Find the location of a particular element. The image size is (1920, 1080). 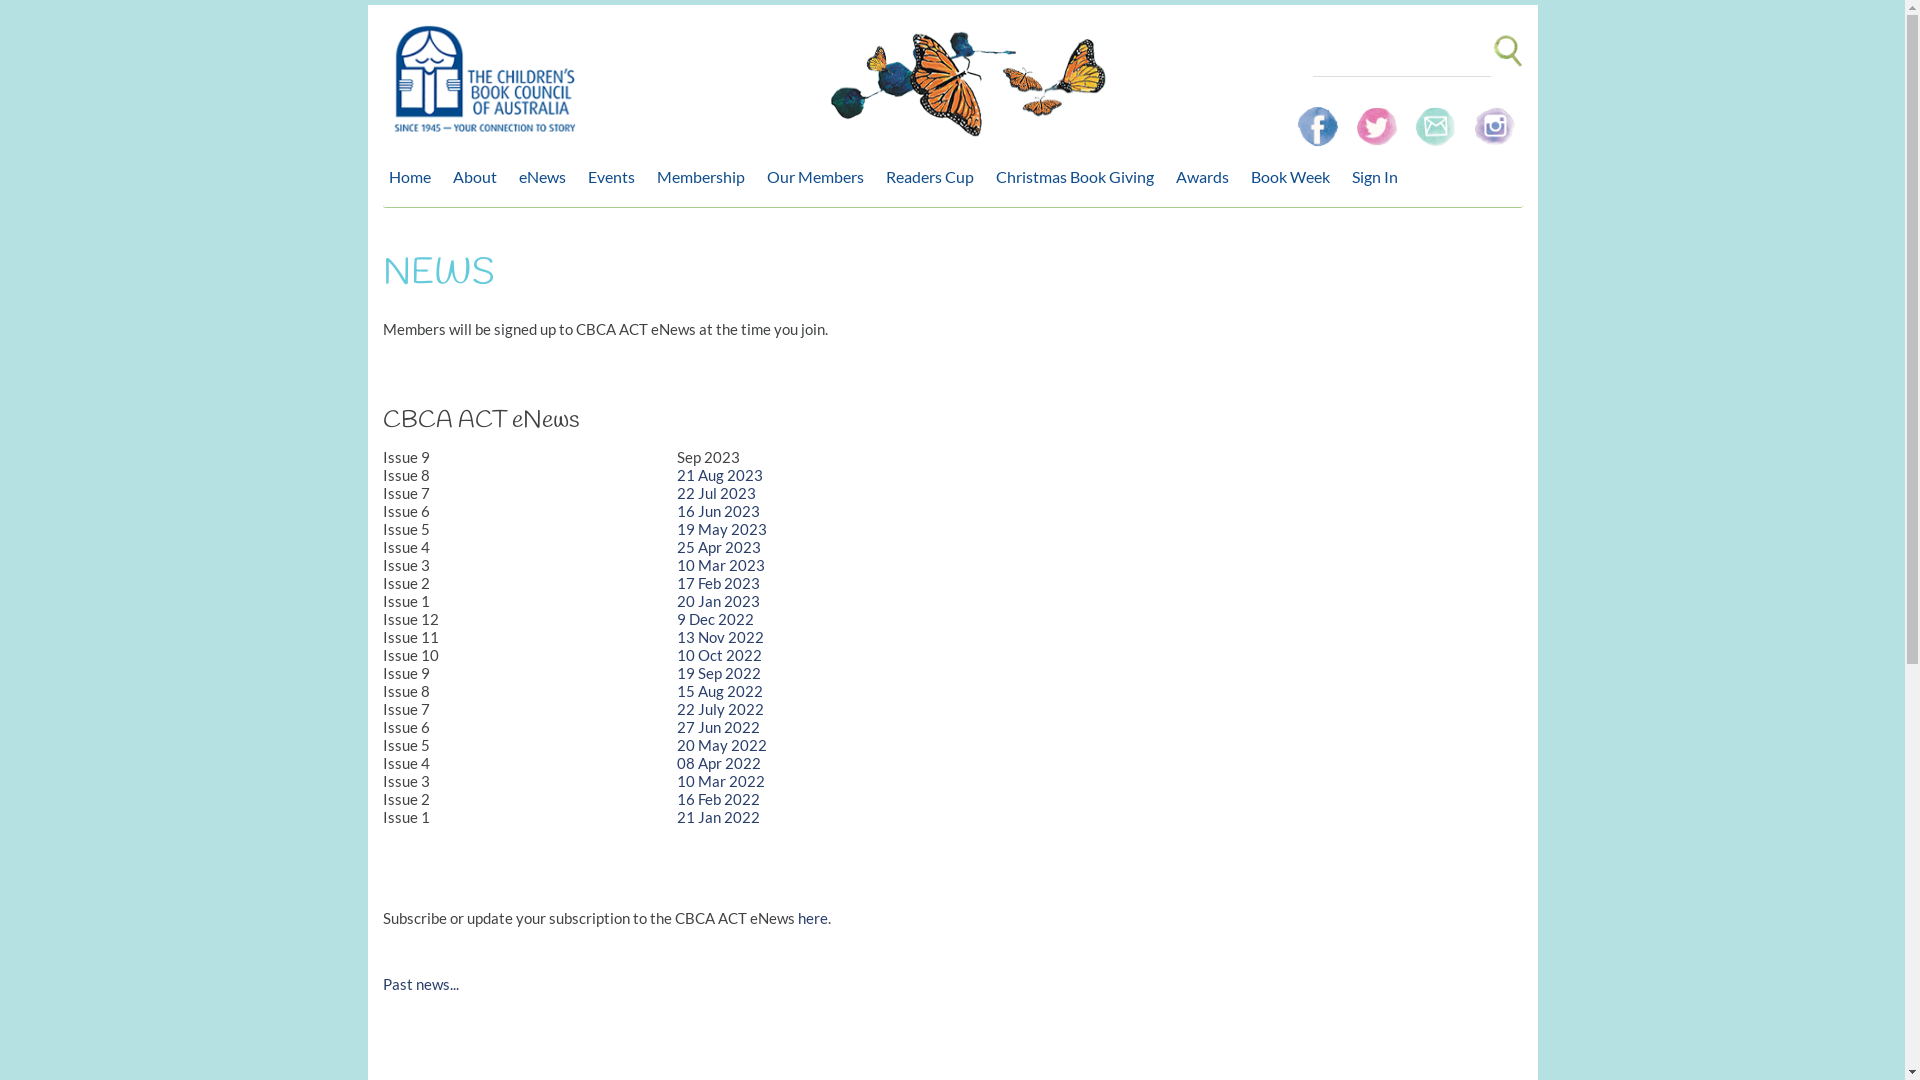

'19 Sep 2022' is located at coordinates (719, 672).